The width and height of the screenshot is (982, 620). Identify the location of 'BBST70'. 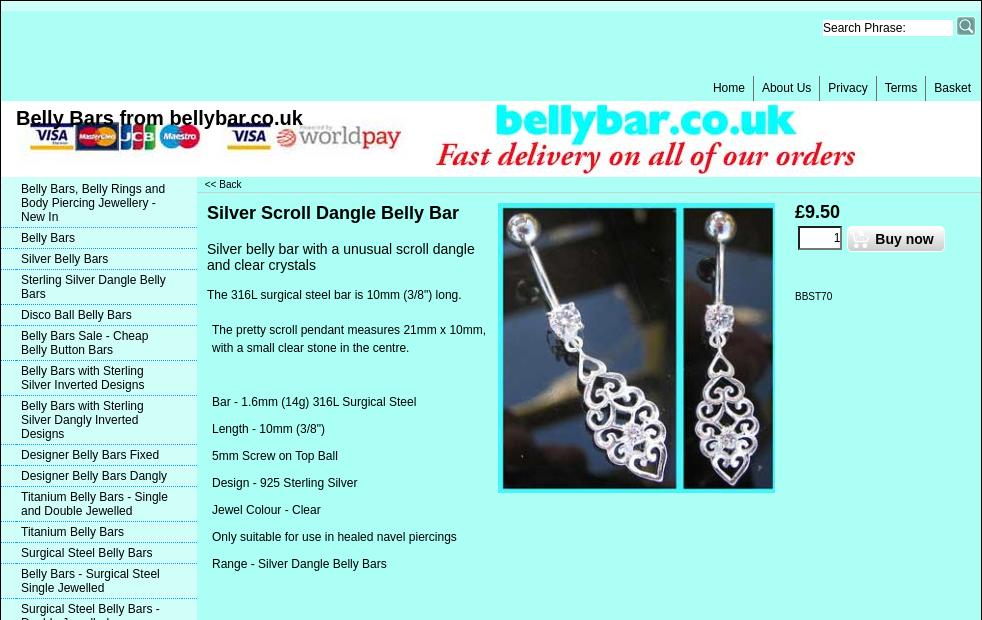
(813, 295).